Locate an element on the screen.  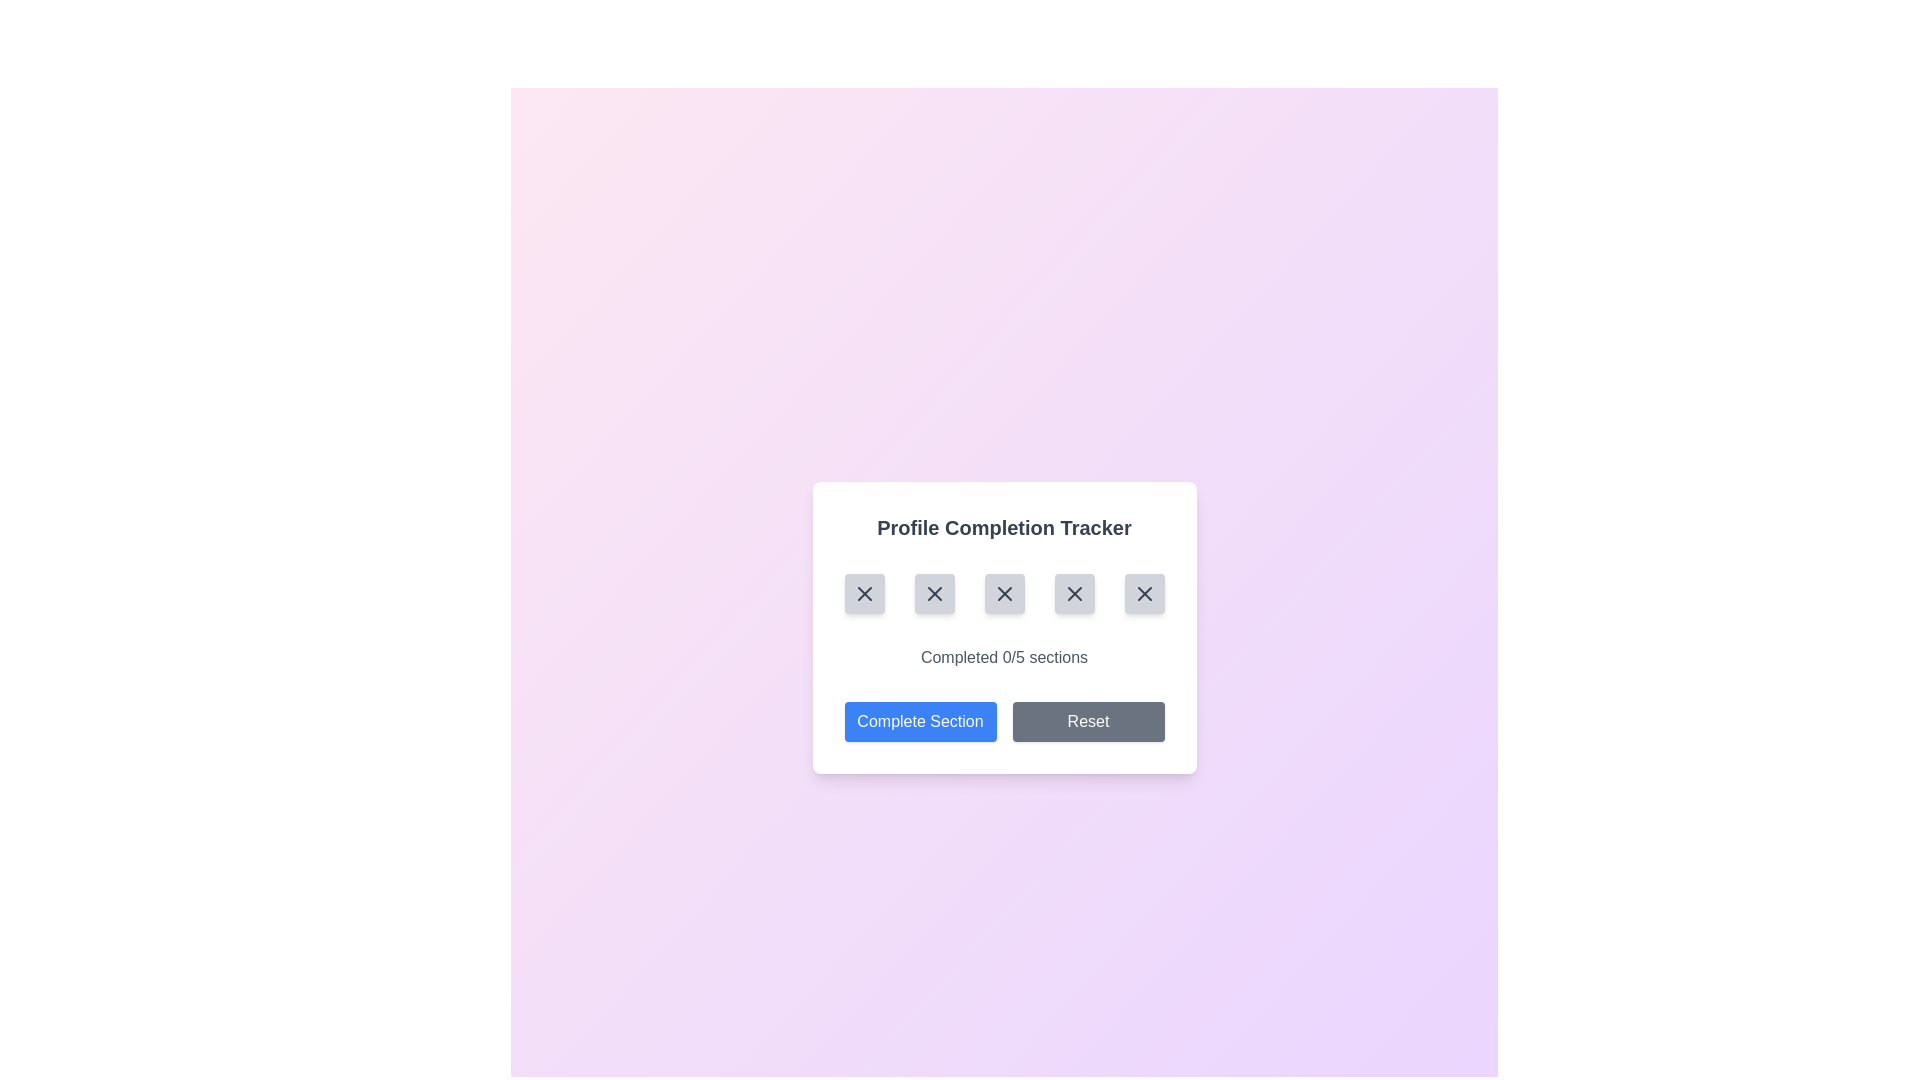
the Progress Tracker Step Indicator, which is a square icon with a light gray background and a dark gray 'X' symbol, located in the middle of a group of five similar icons below 'Profile Completion Tracker' is located at coordinates (1004, 593).